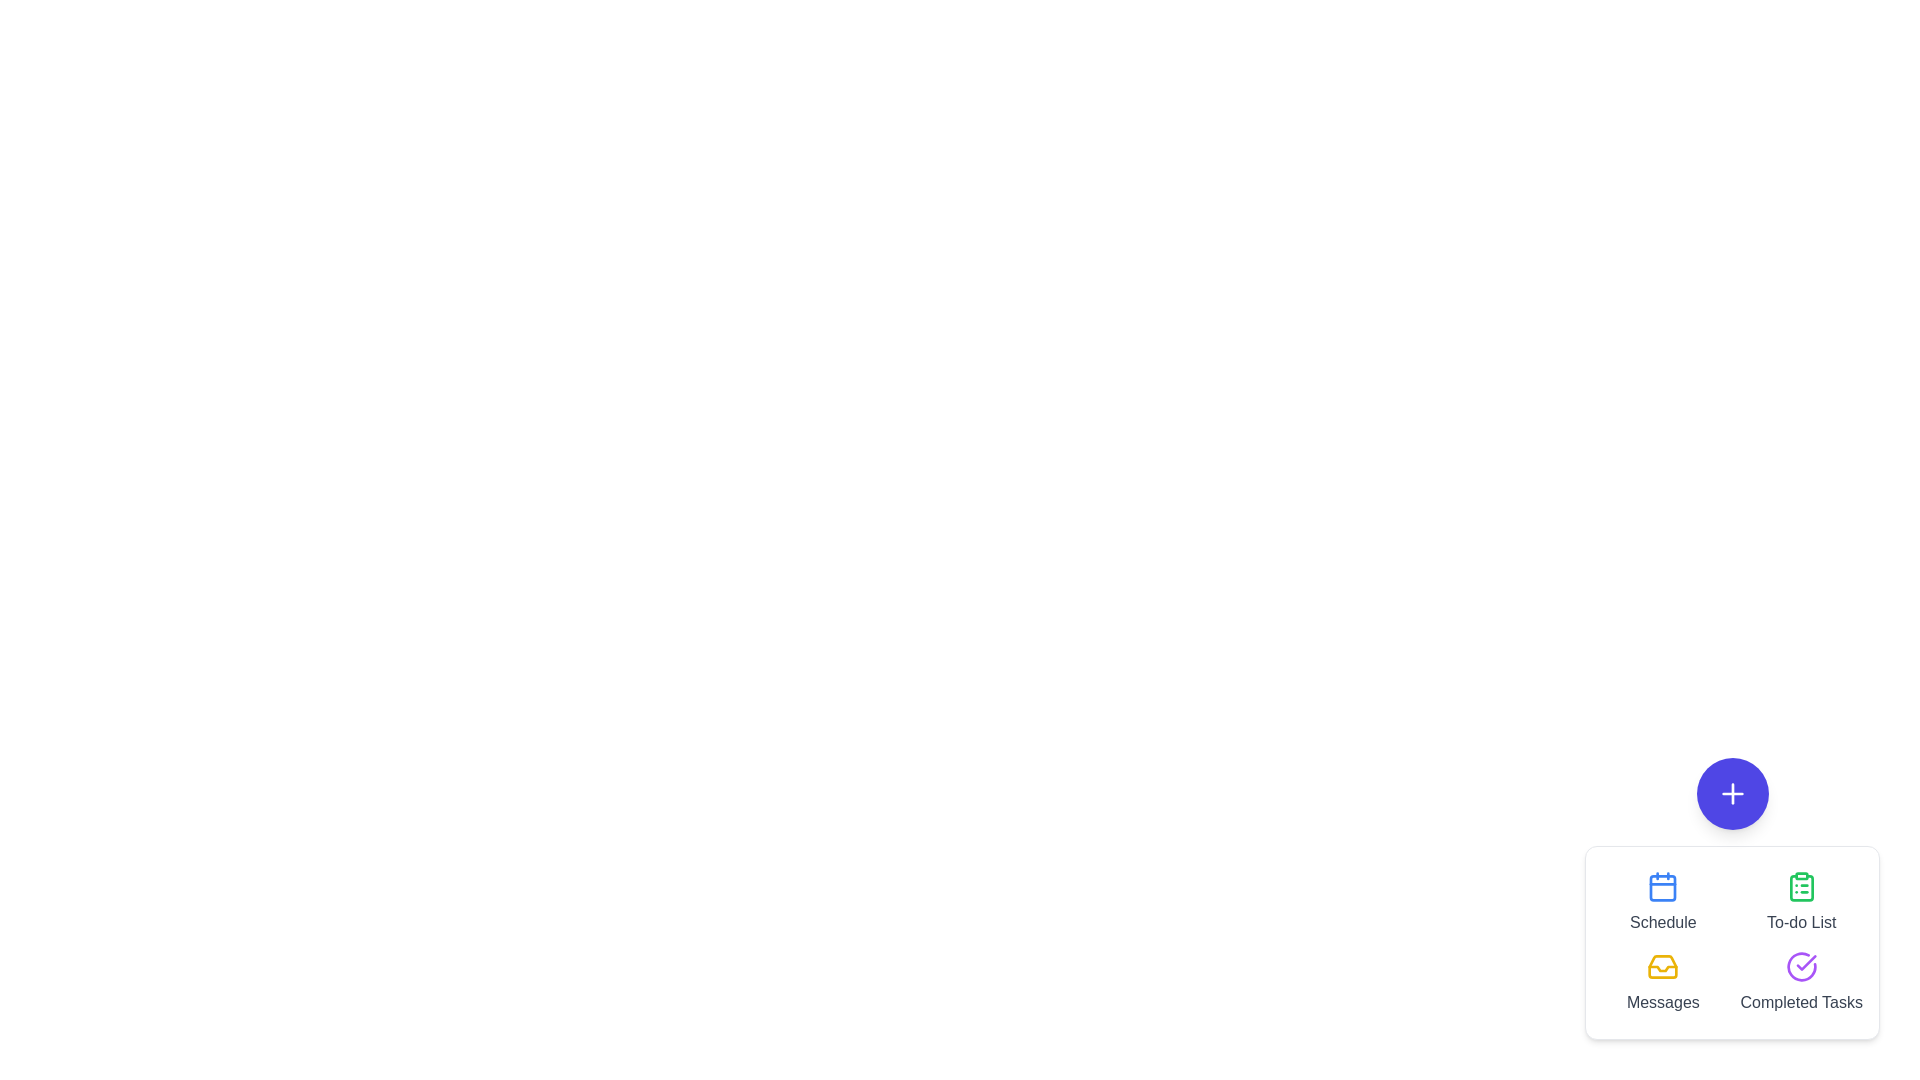 This screenshot has height=1080, width=1920. Describe the element at coordinates (1663, 982) in the screenshot. I see `the 'Messages' button to select it` at that location.